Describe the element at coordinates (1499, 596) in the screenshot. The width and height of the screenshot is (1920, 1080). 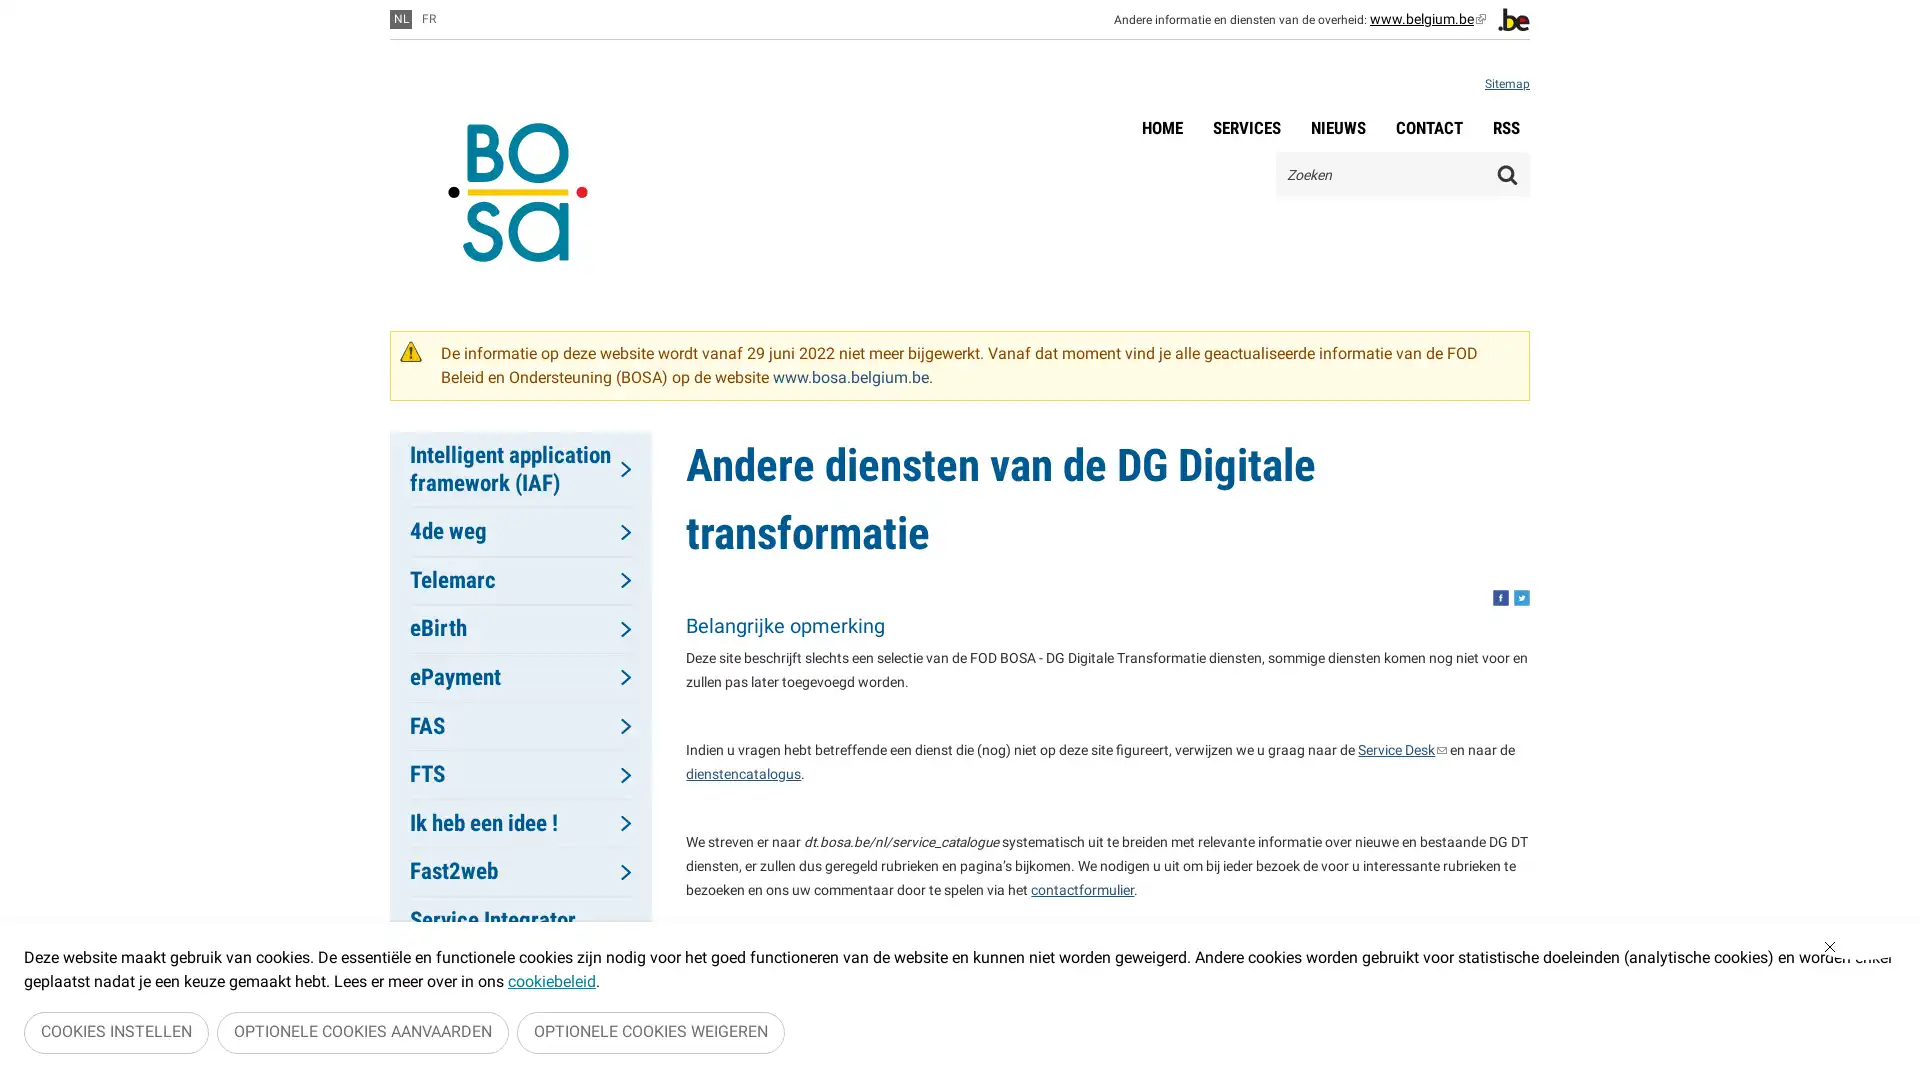
I see `Share this, facebook. This button opens a new window` at that location.